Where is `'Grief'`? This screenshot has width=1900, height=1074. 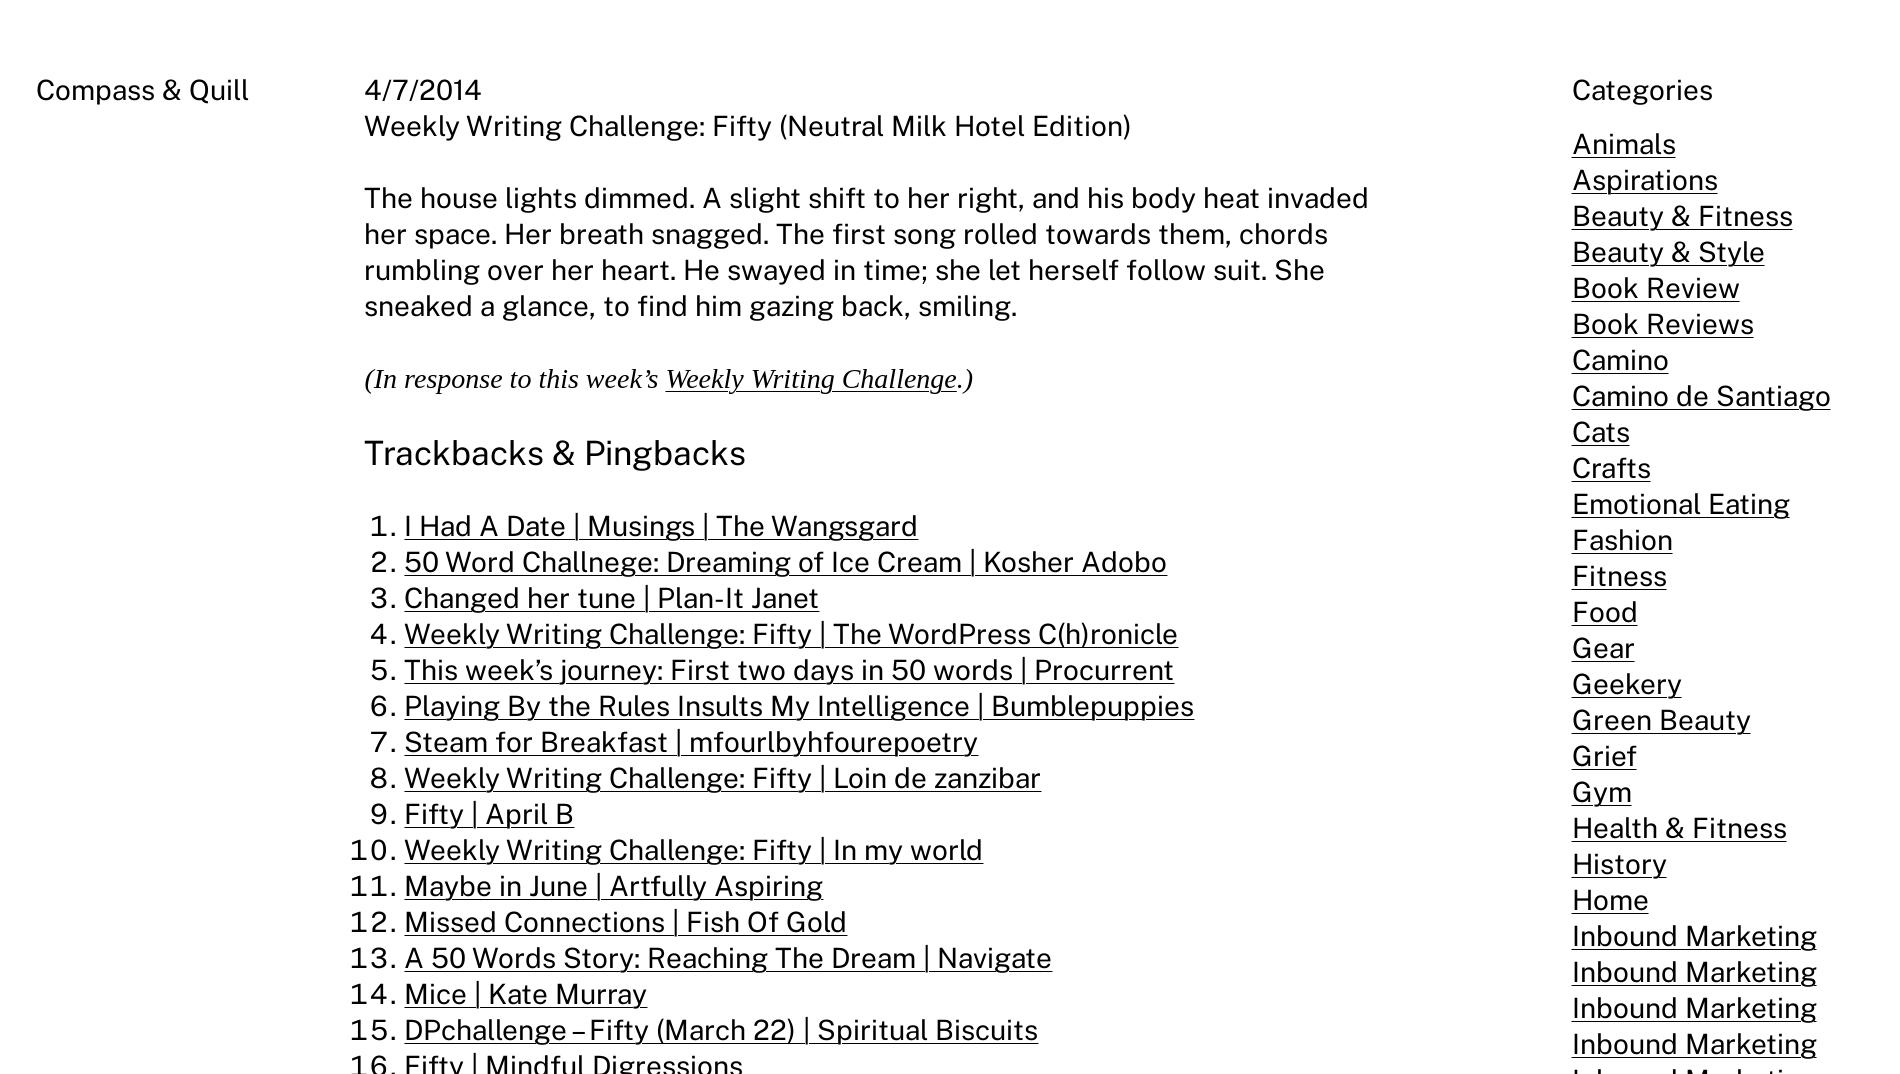 'Grief' is located at coordinates (1603, 754).